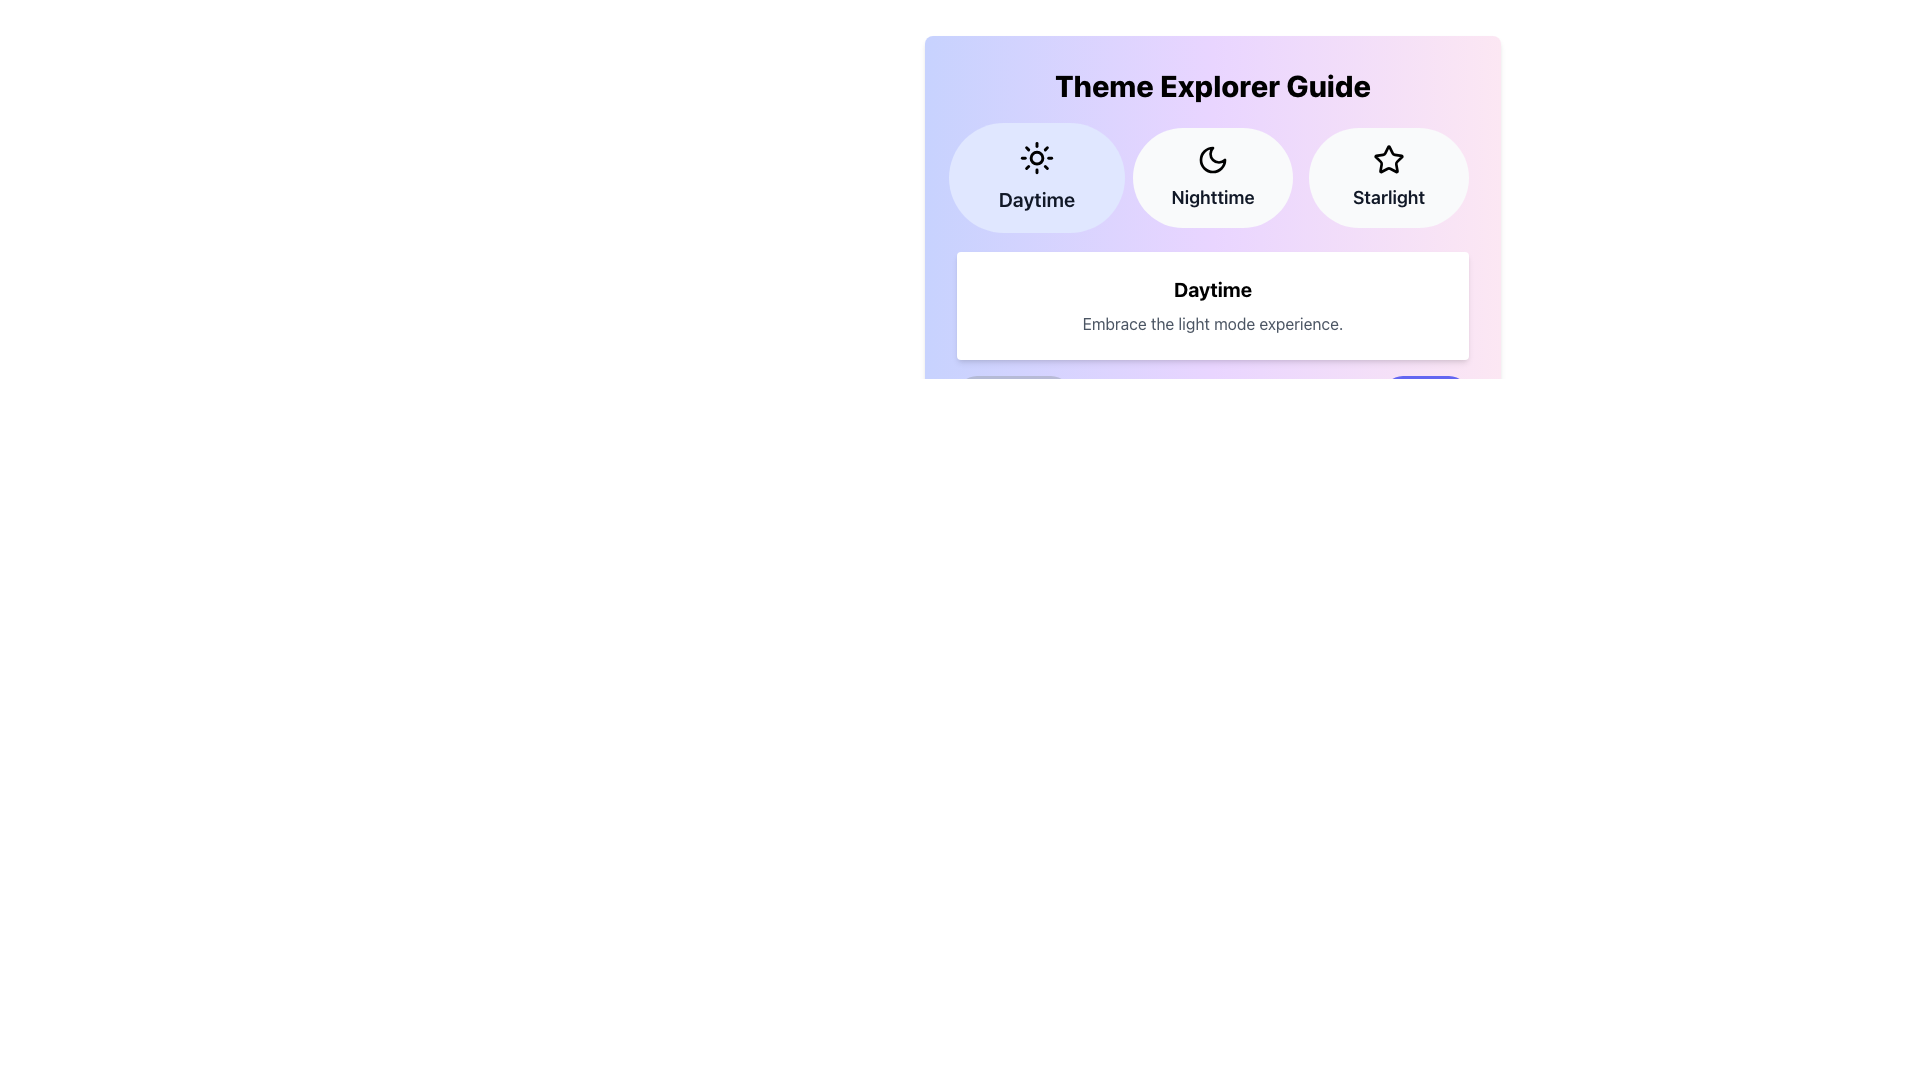 This screenshot has width=1920, height=1080. Describe the element at coordinates (1212, 289) in the screenshot. I see `header text 'Daytime' mode located within the white card at the upper middle region of the interface to understand its significance` at that location.